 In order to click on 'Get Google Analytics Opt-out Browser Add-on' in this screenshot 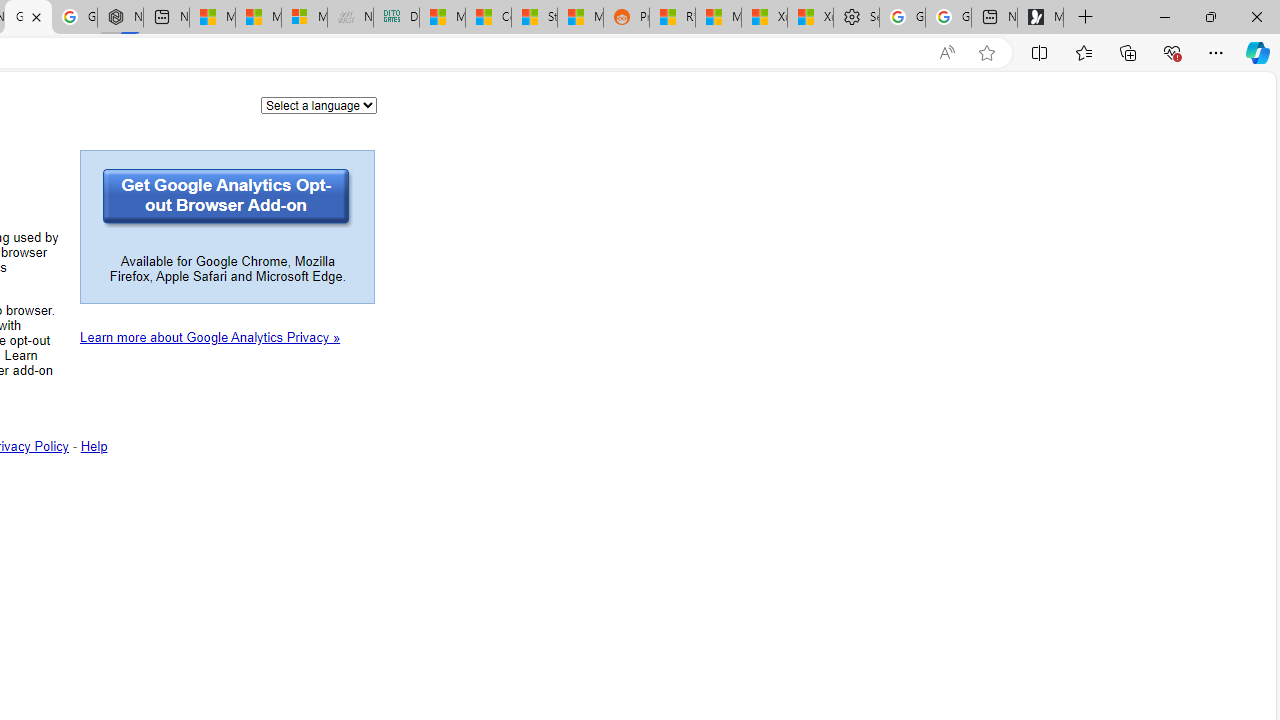, I will do `click(227, 198)`.